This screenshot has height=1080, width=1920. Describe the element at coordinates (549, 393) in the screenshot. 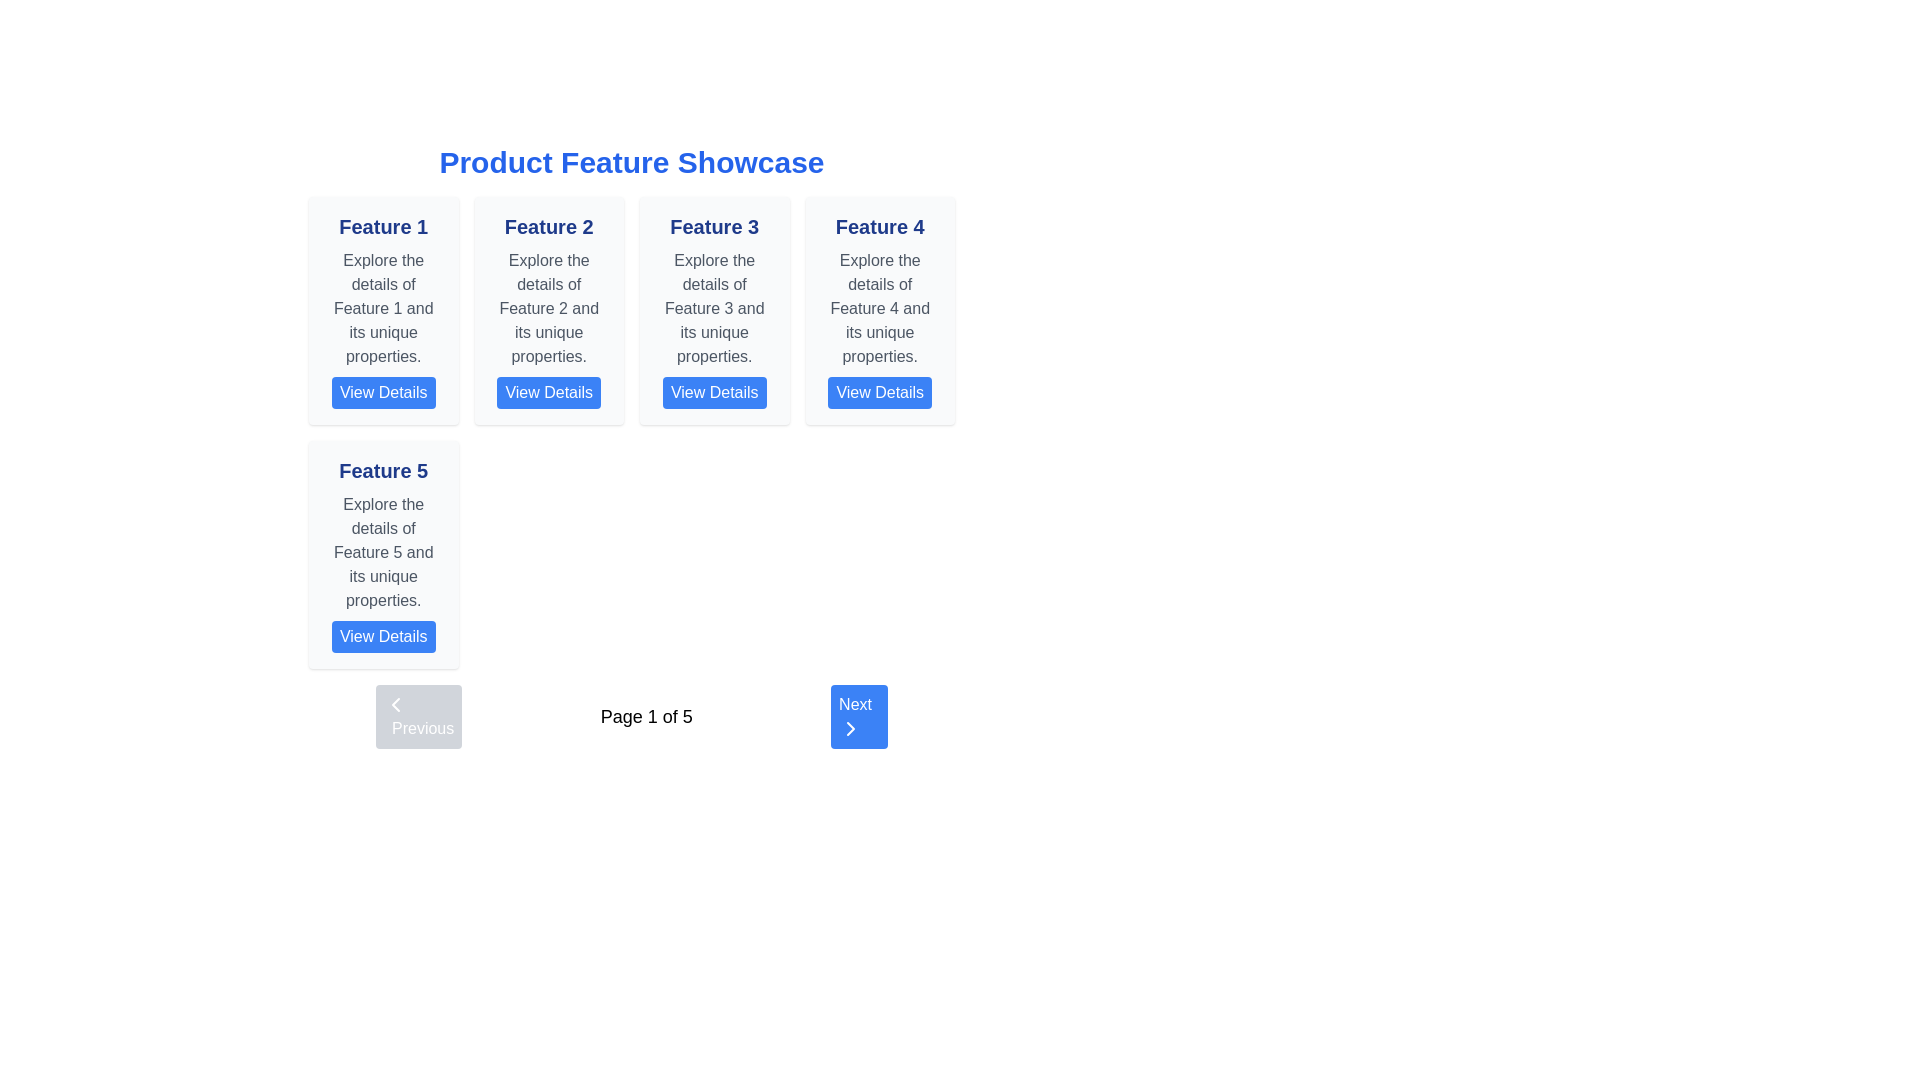

I see `the blue button with rounded edges labeled 'View Details'` at that location.